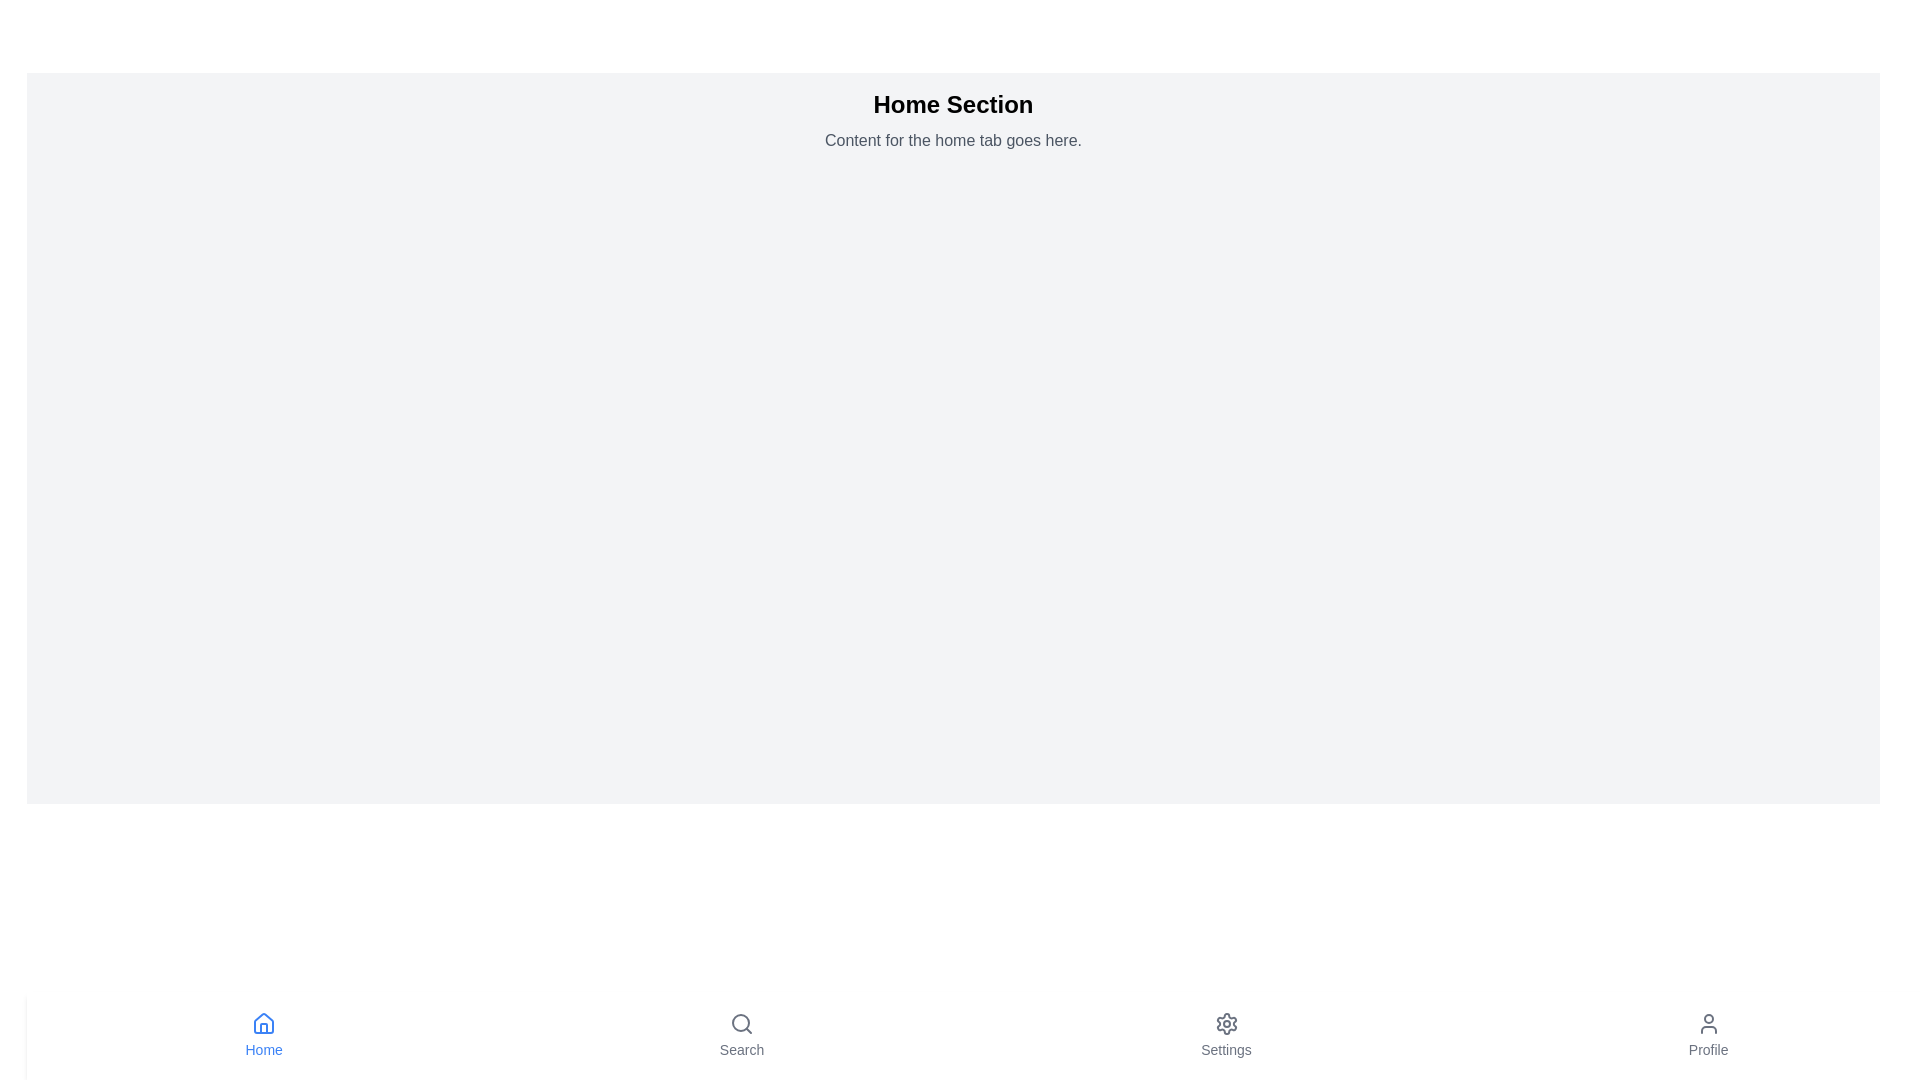 The image size is (1920, 1080). Describe the element at coordinates (263, 1028) in the screenshot. I see `the house icon which encompasses the decorative vector graphic located at the center-bottom of the house icon in the navigation bar` at that location.